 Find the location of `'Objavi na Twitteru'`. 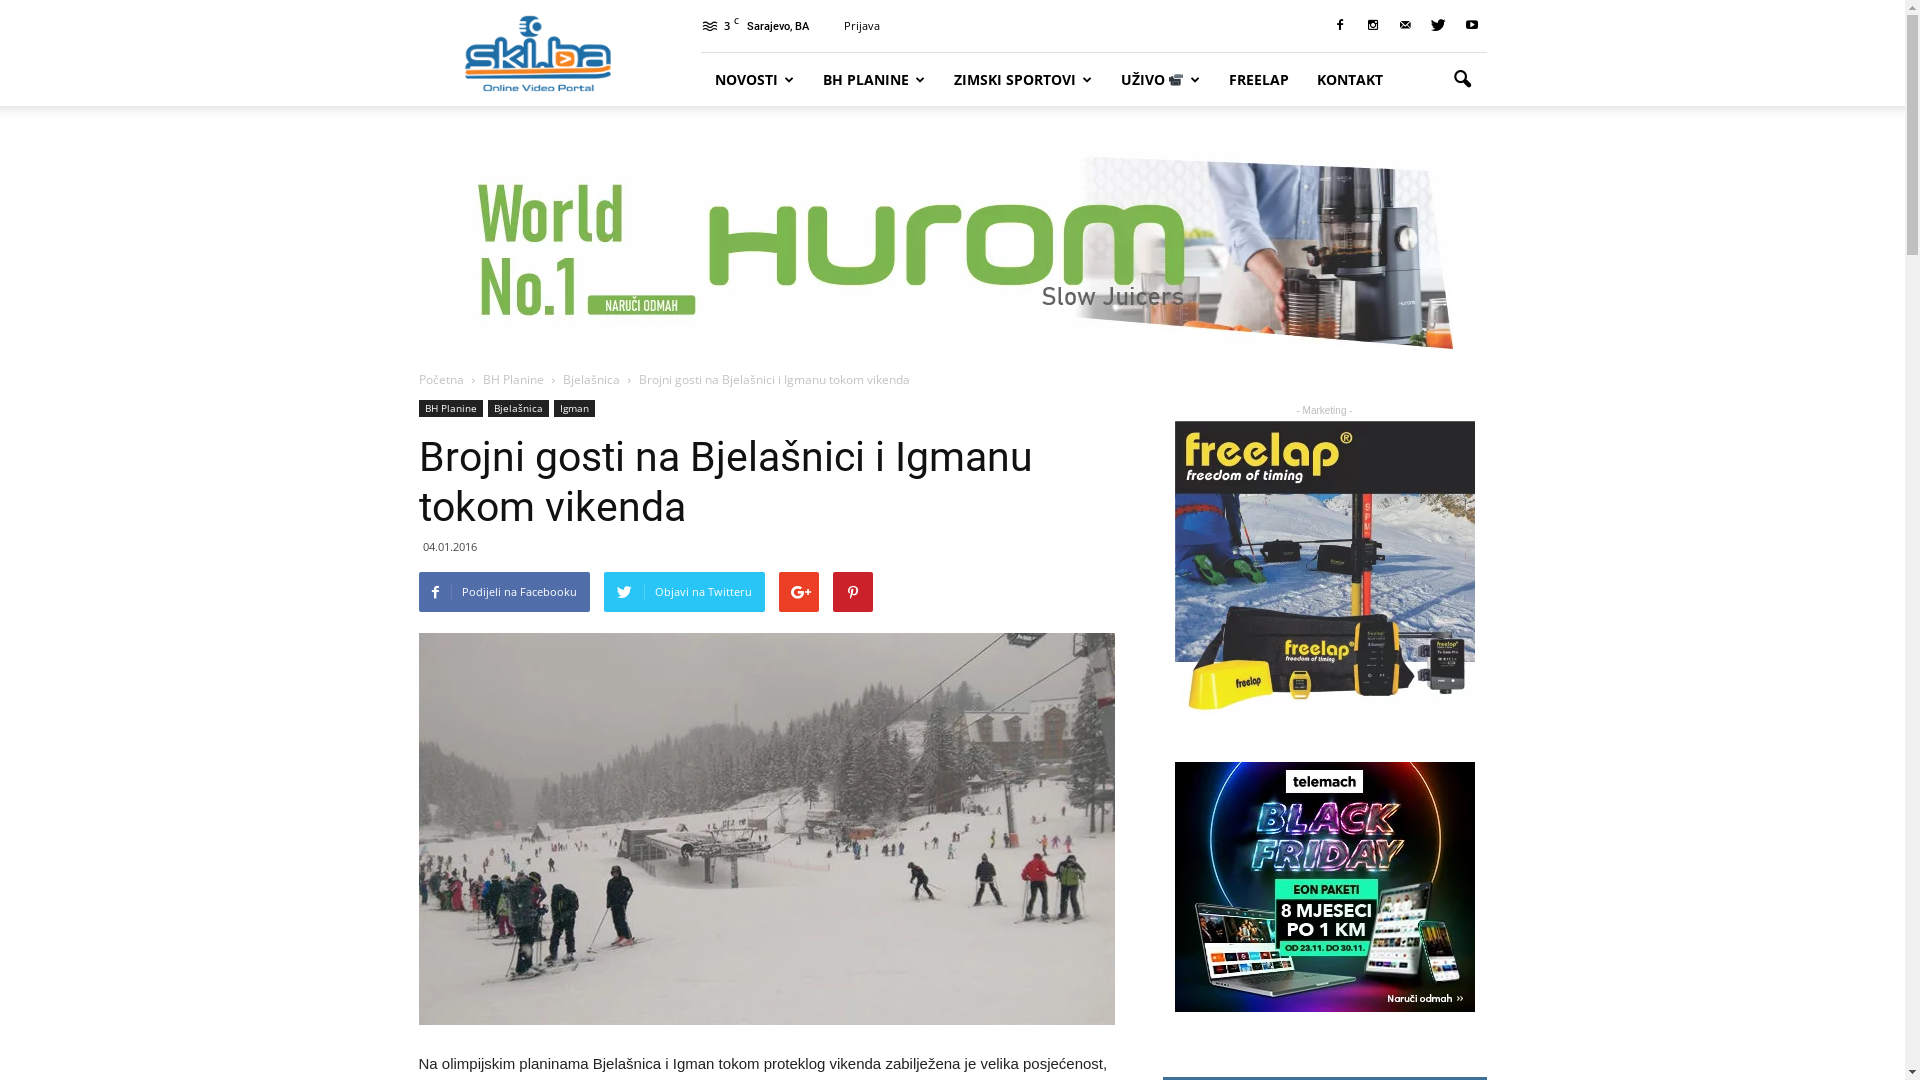

'Objavi na Twitteru' is located at coordinates (603, 590).